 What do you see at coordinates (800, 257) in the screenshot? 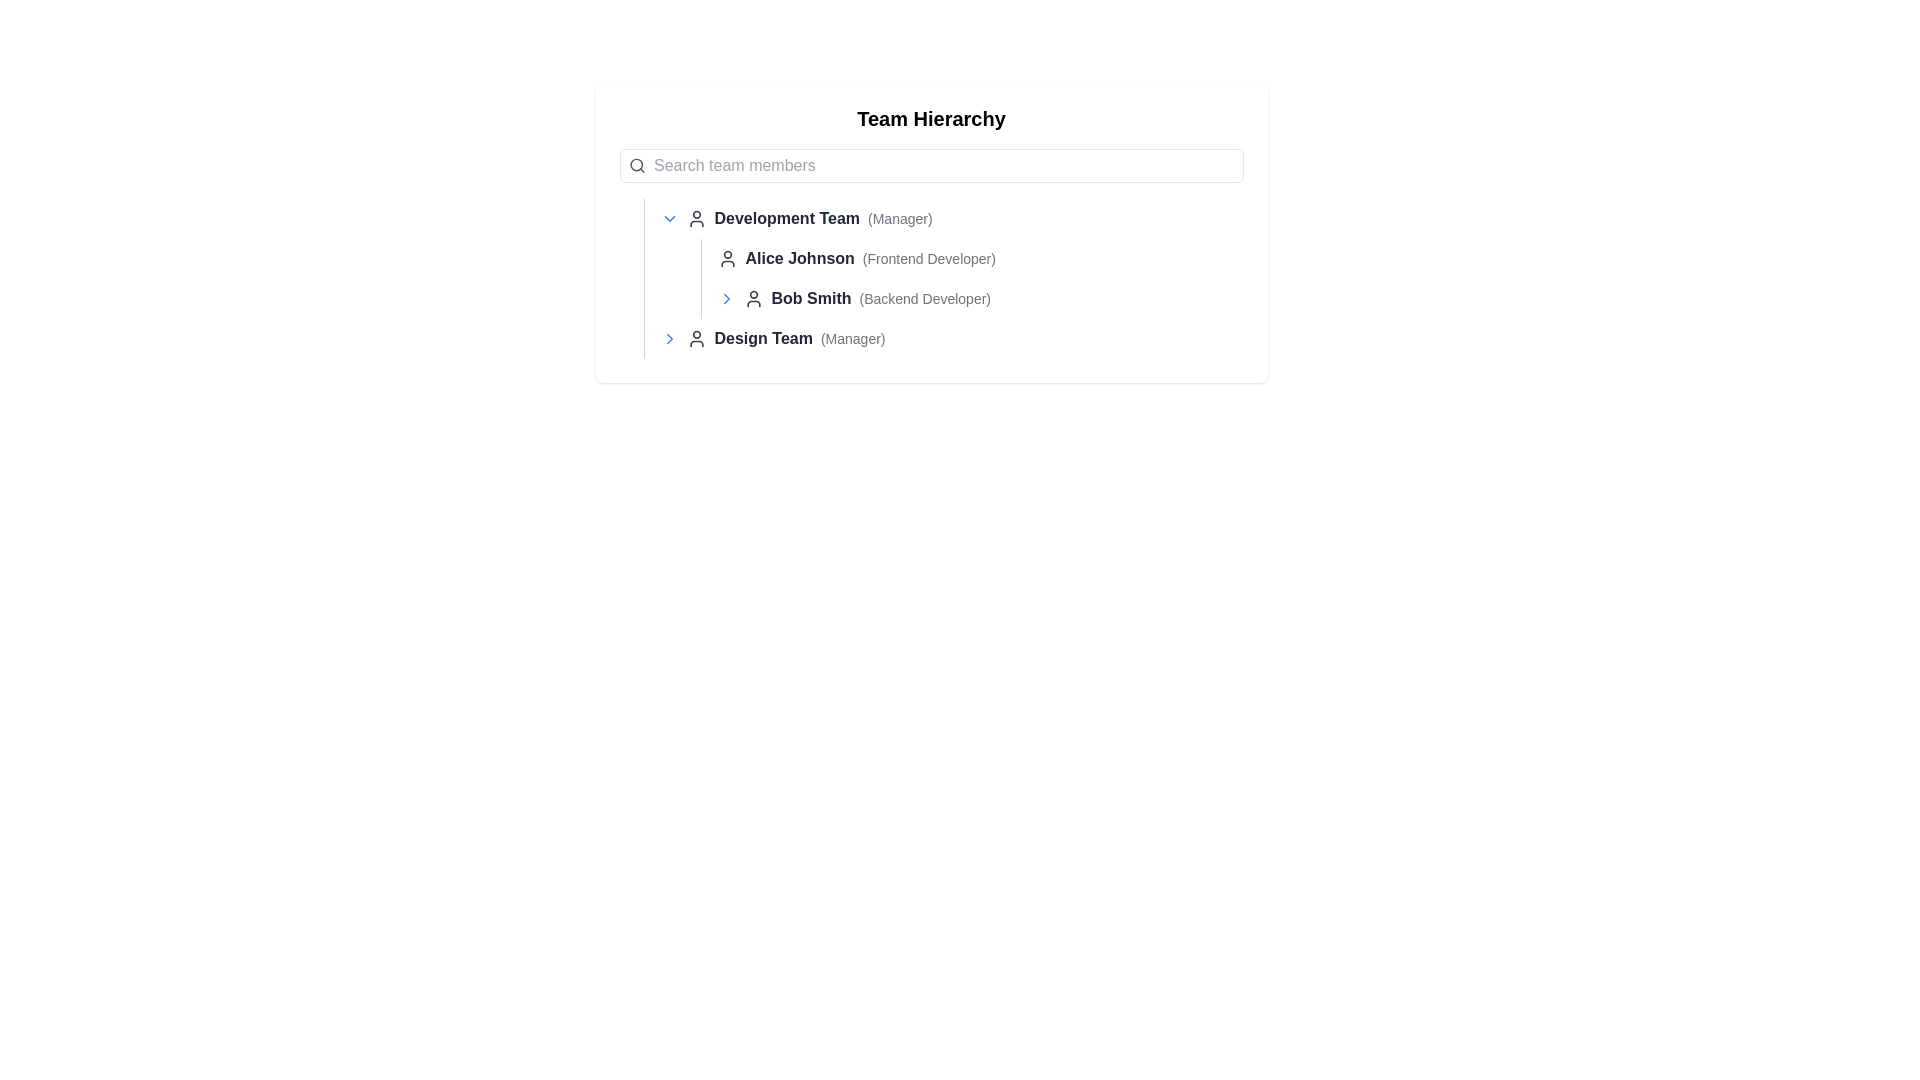
I see `the text label representing an individual's name within the team hierarchy, located directly under the 'Development Team (Manager)' entry` at bounding box center [800, 257].